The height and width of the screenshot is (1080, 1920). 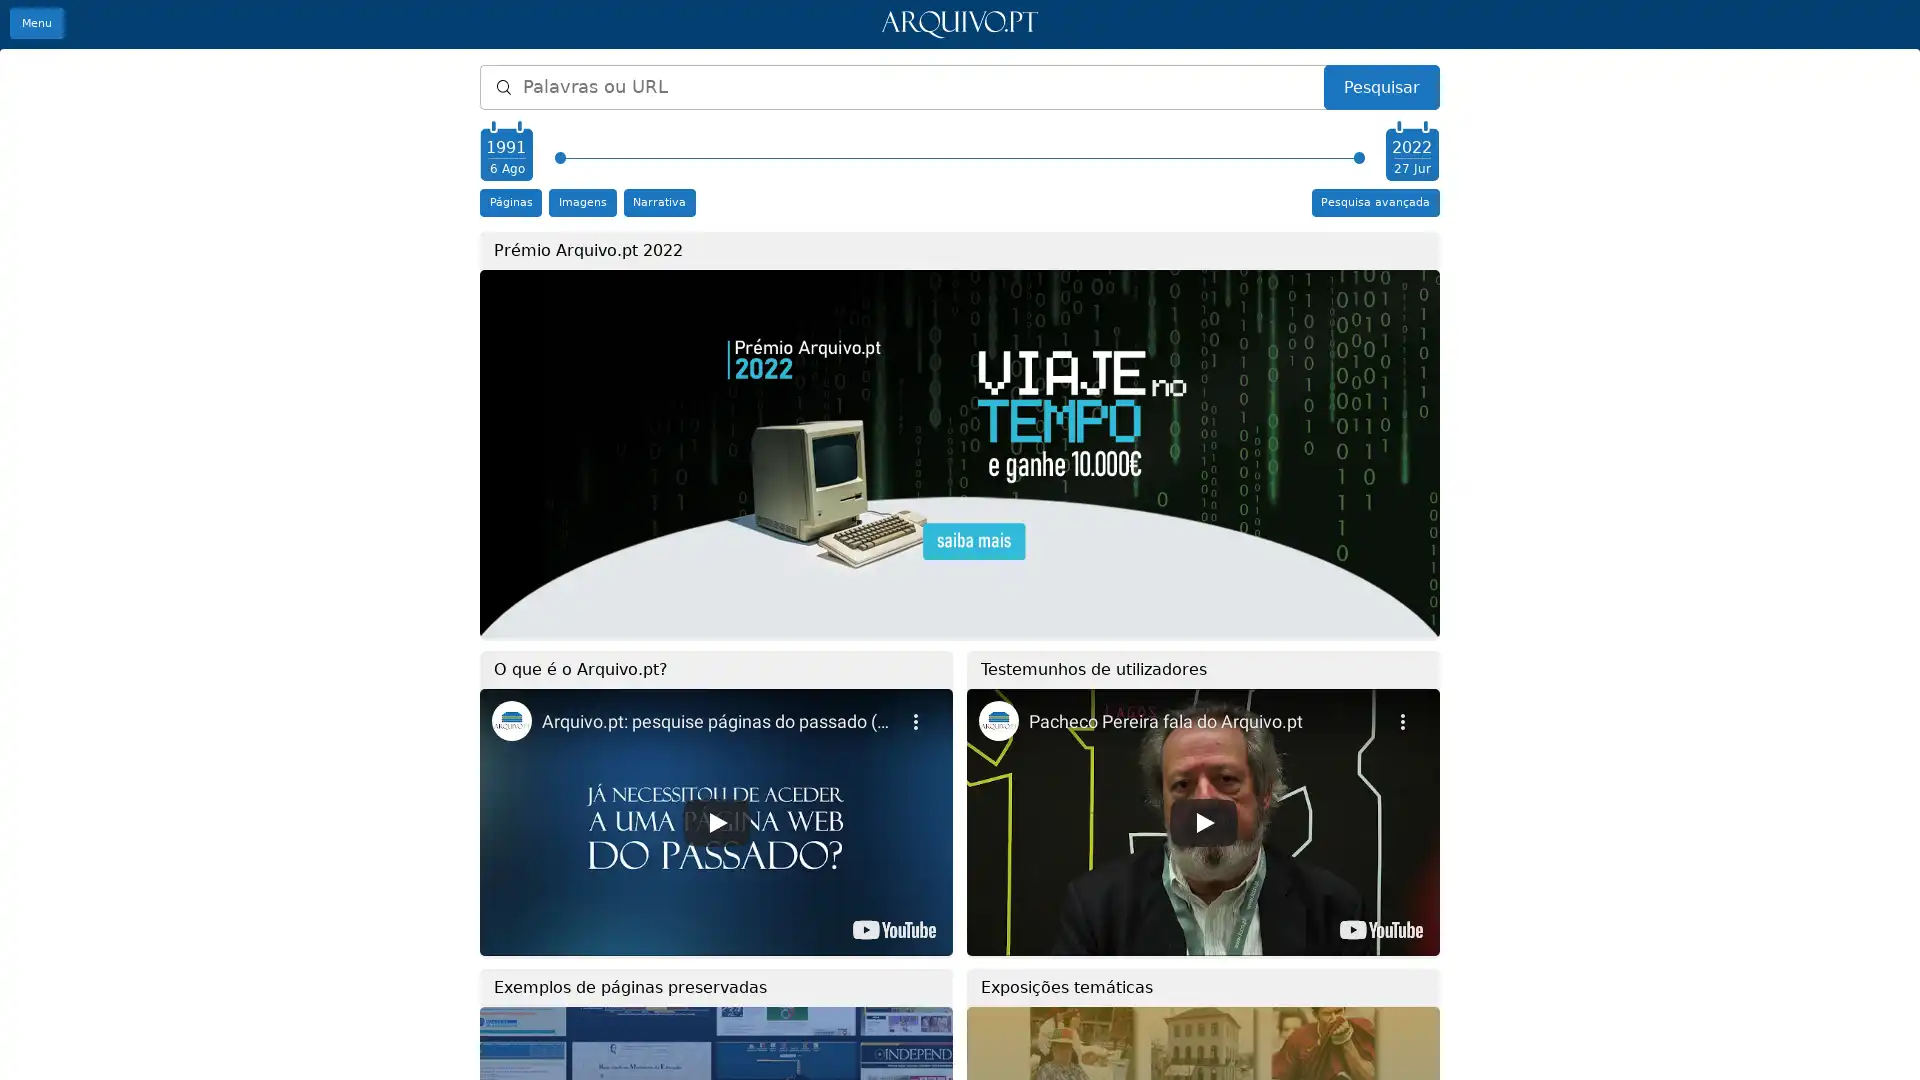 I want to click on Pesquisar, so click(x=1380, y=86).